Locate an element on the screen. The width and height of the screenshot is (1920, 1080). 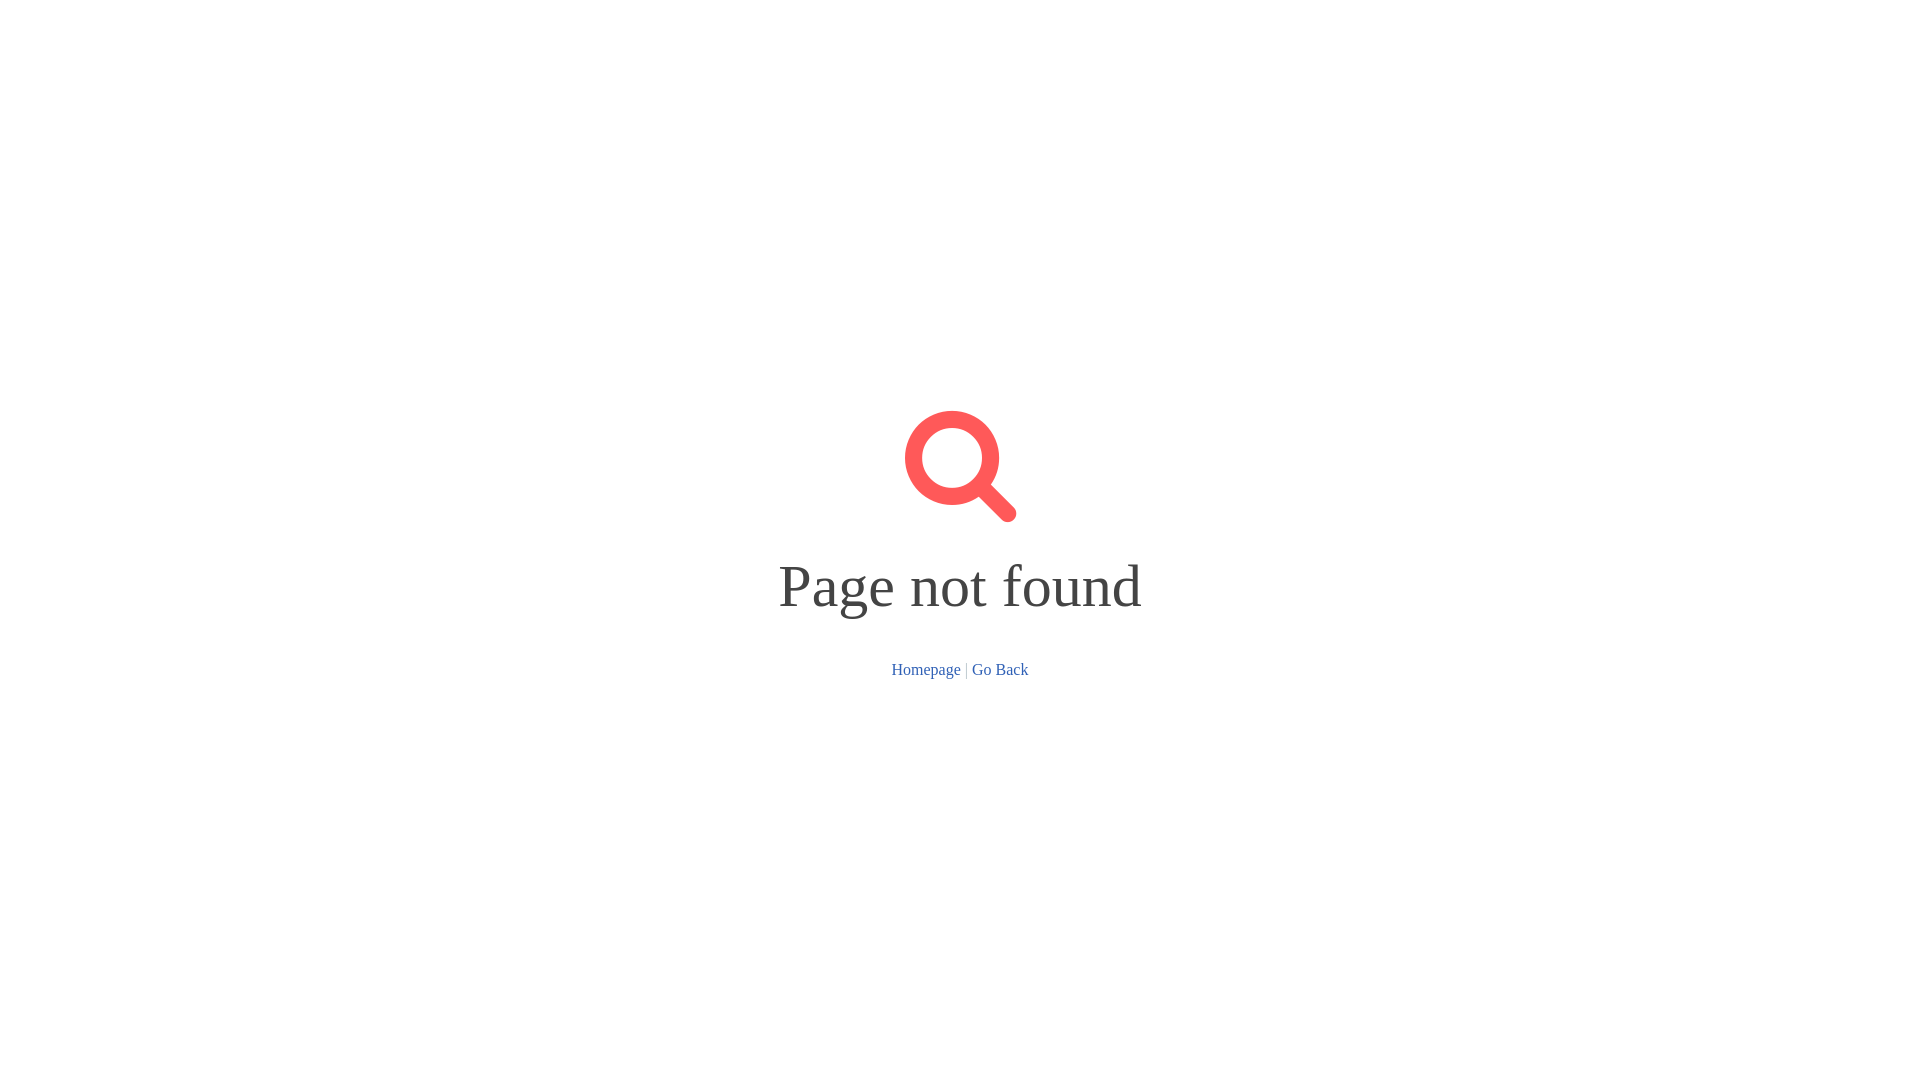
'Go Back' is located at coordinates (999, 668).